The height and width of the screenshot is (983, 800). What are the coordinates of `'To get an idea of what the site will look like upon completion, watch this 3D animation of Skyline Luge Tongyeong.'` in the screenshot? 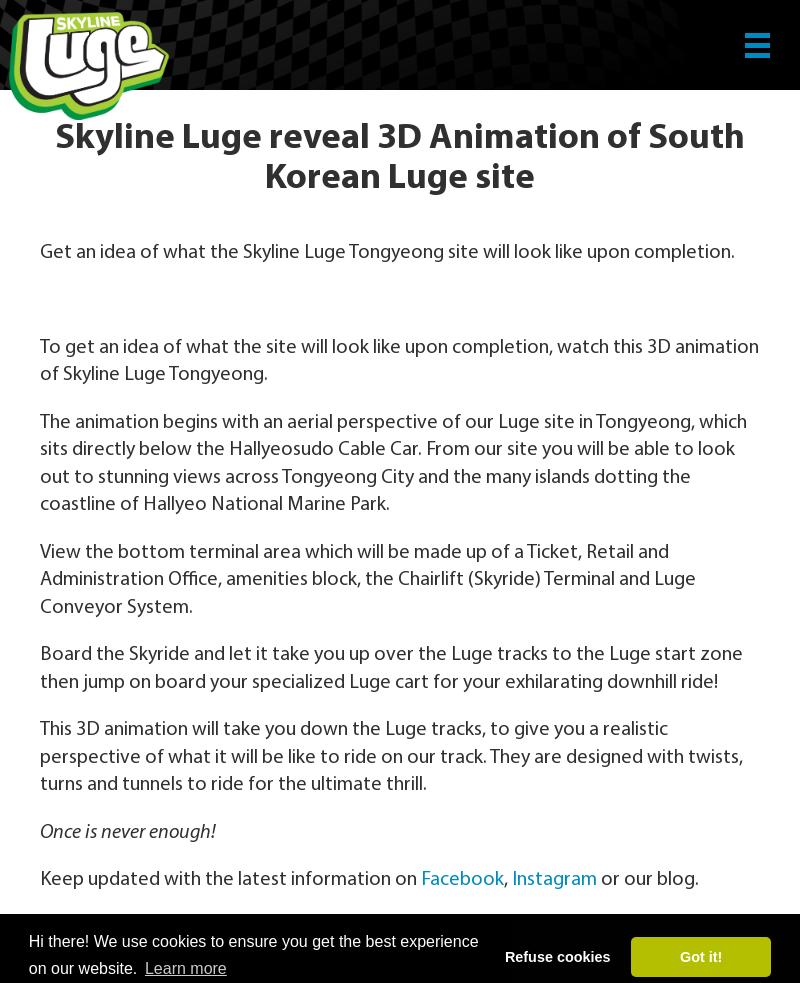 It's located at (398, 359).